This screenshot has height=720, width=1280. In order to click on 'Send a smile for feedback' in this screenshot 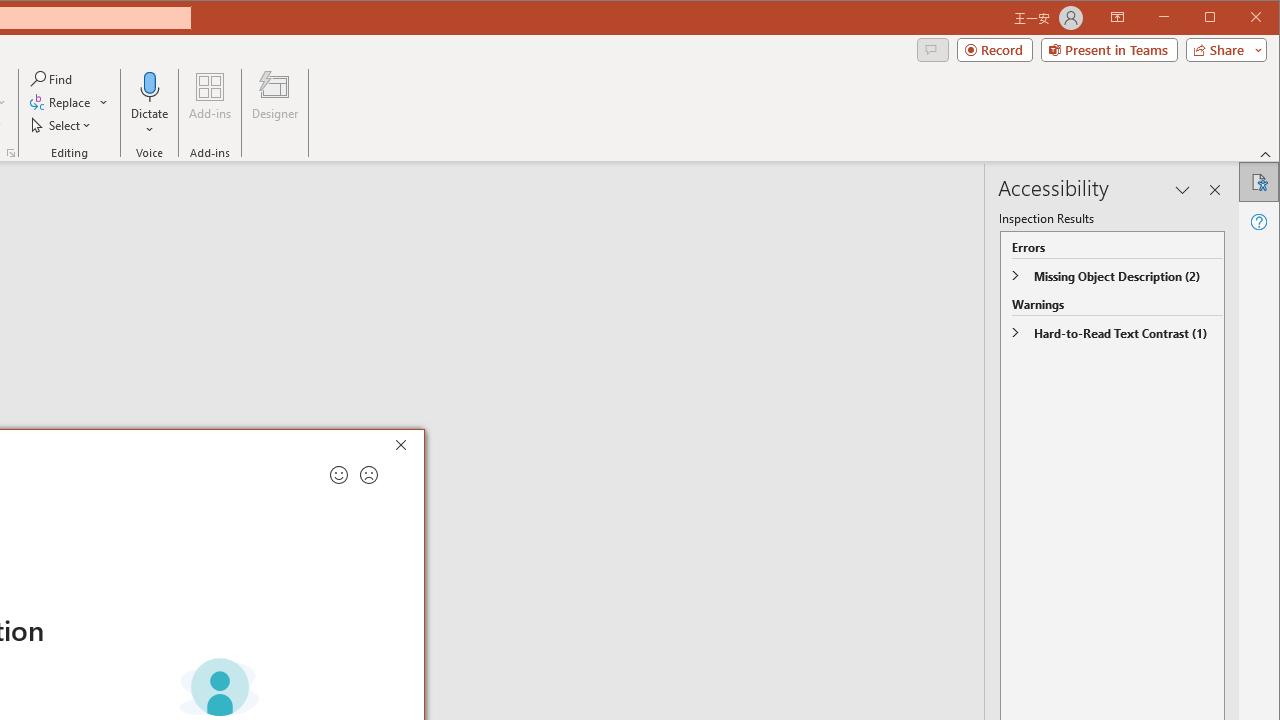, I will do `click(339, 475)`.